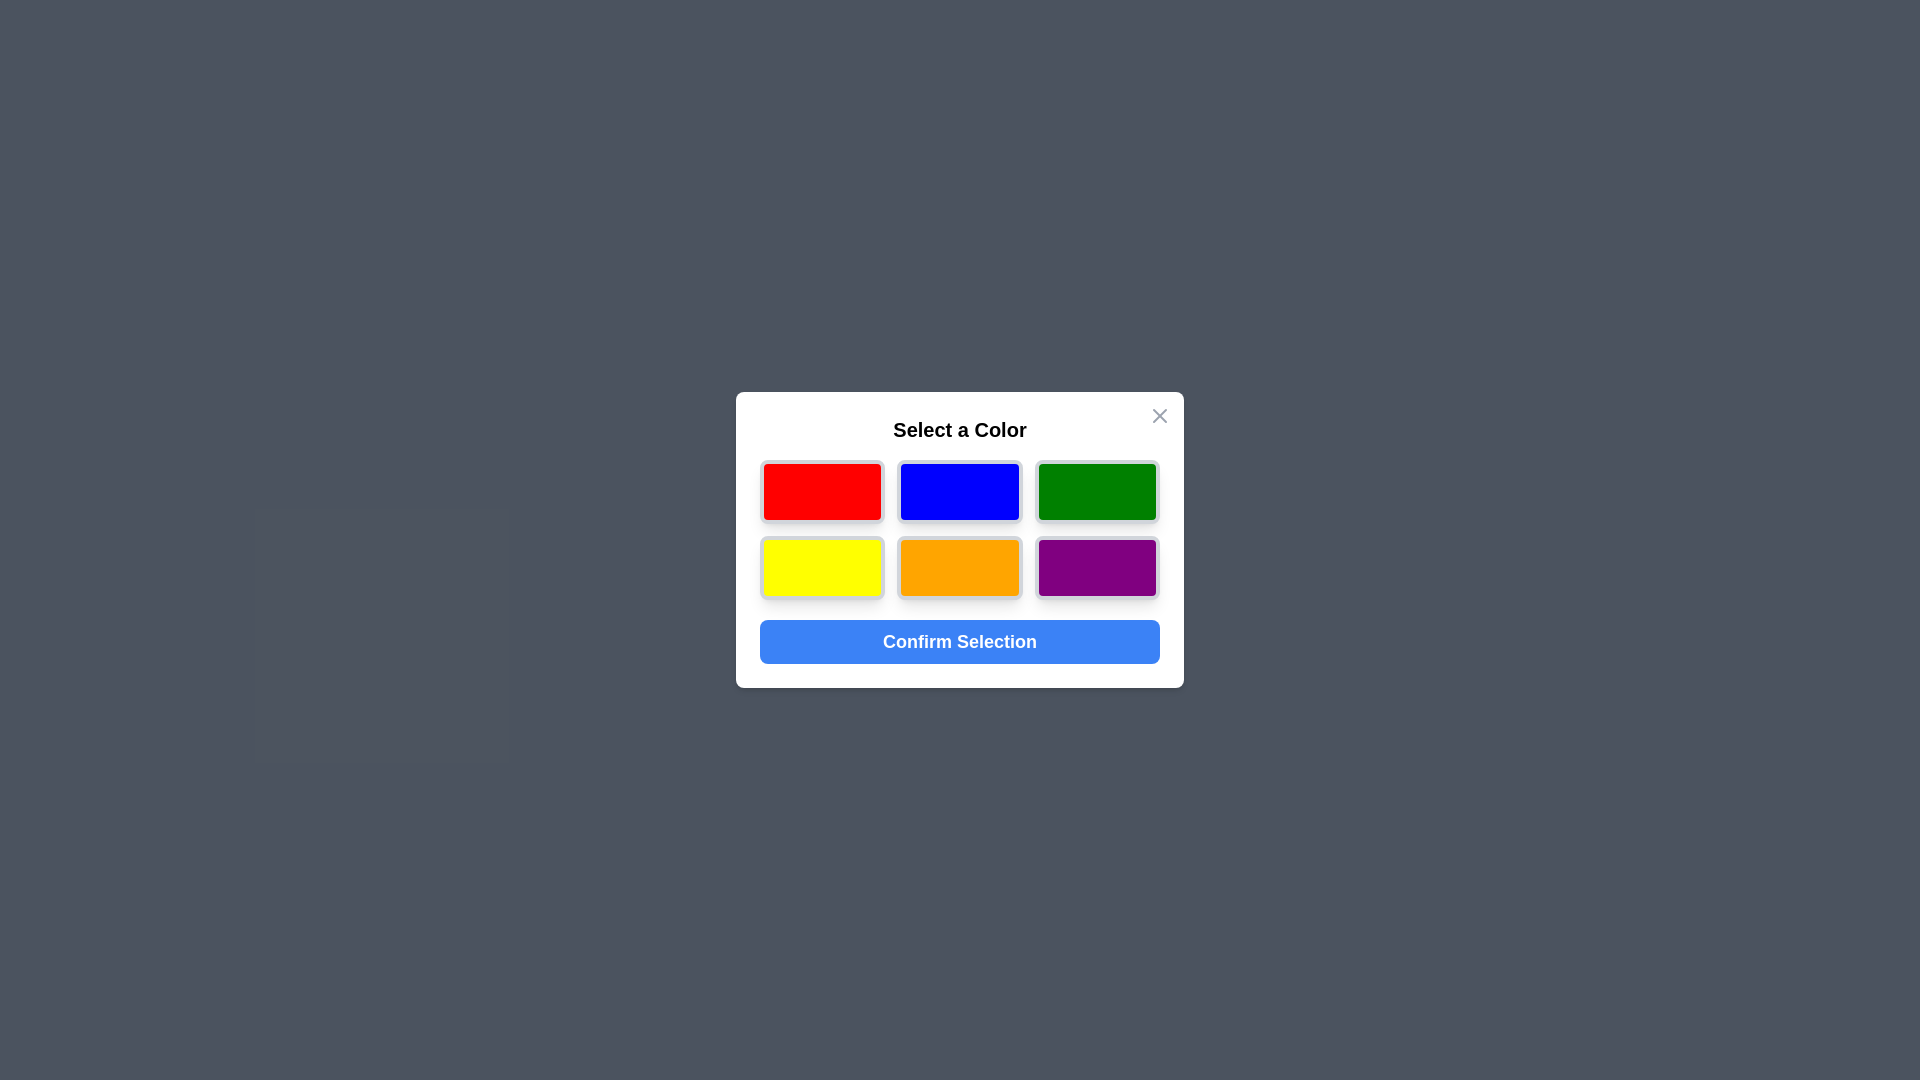 Image resolution: width=1920 pixels, height=1080 pixels. What do you see at coordinates (960, 492) in the screenshot?
I see `the color blue from the palette` at bounding box center [960, 492].